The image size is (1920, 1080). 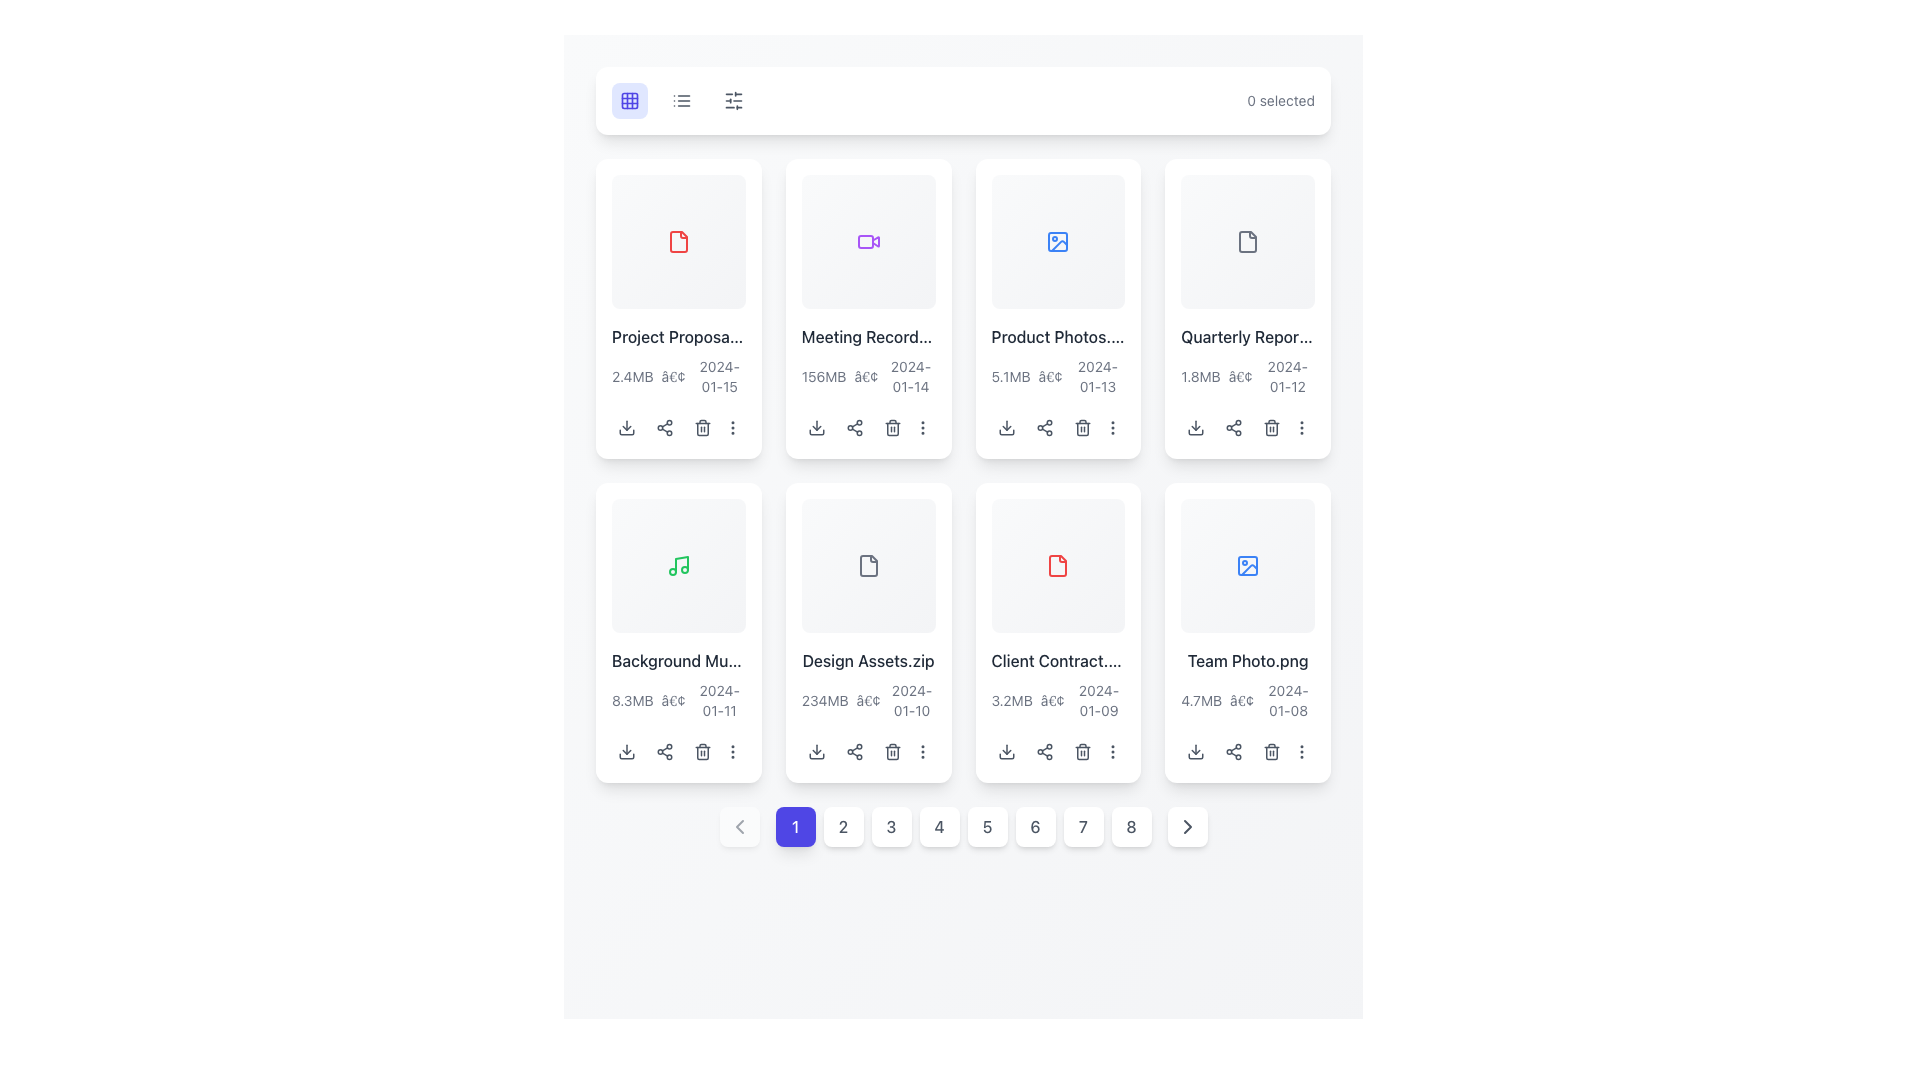 What do you see at coordinates (868, 335) in the screenshot?
I see `the text label that displays the title of the associated file, located in the second column of the first row within the grid layout` at bounding box center [868, 335].